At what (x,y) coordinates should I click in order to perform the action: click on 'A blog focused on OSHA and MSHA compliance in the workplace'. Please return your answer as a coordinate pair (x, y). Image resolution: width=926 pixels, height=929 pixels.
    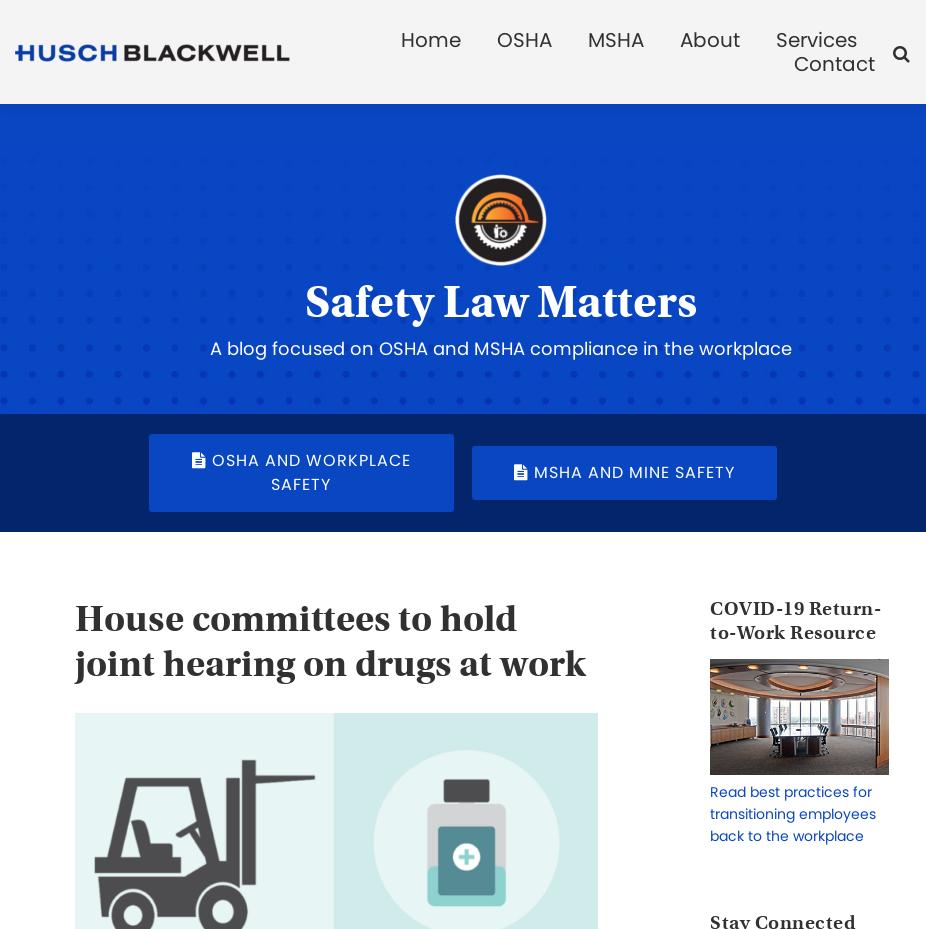
    Looking at the image, I should click on (499, 347).